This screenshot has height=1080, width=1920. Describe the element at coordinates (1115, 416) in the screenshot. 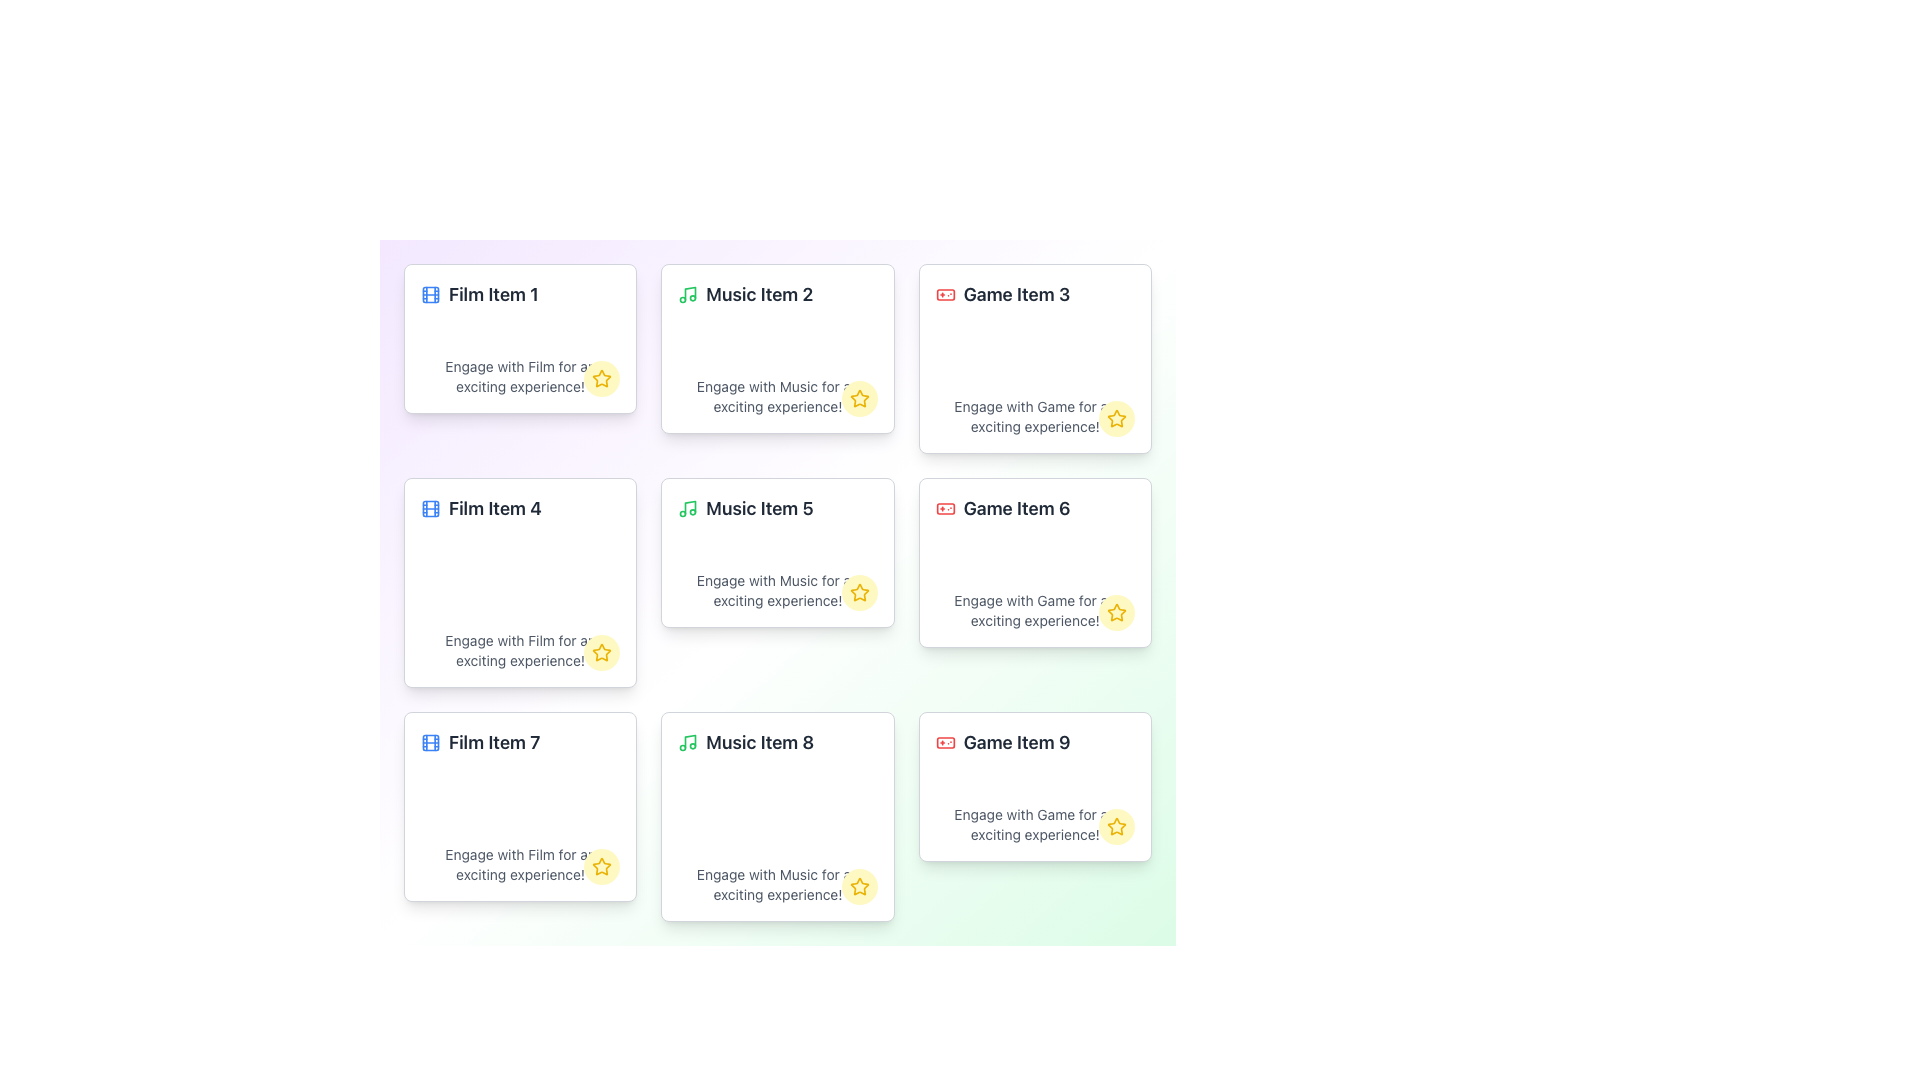

I see `the star-shaped icon with a yellow outline located in the bottom-right corner of the 'Game Item 3' card to mark the item as favorite` at that location.